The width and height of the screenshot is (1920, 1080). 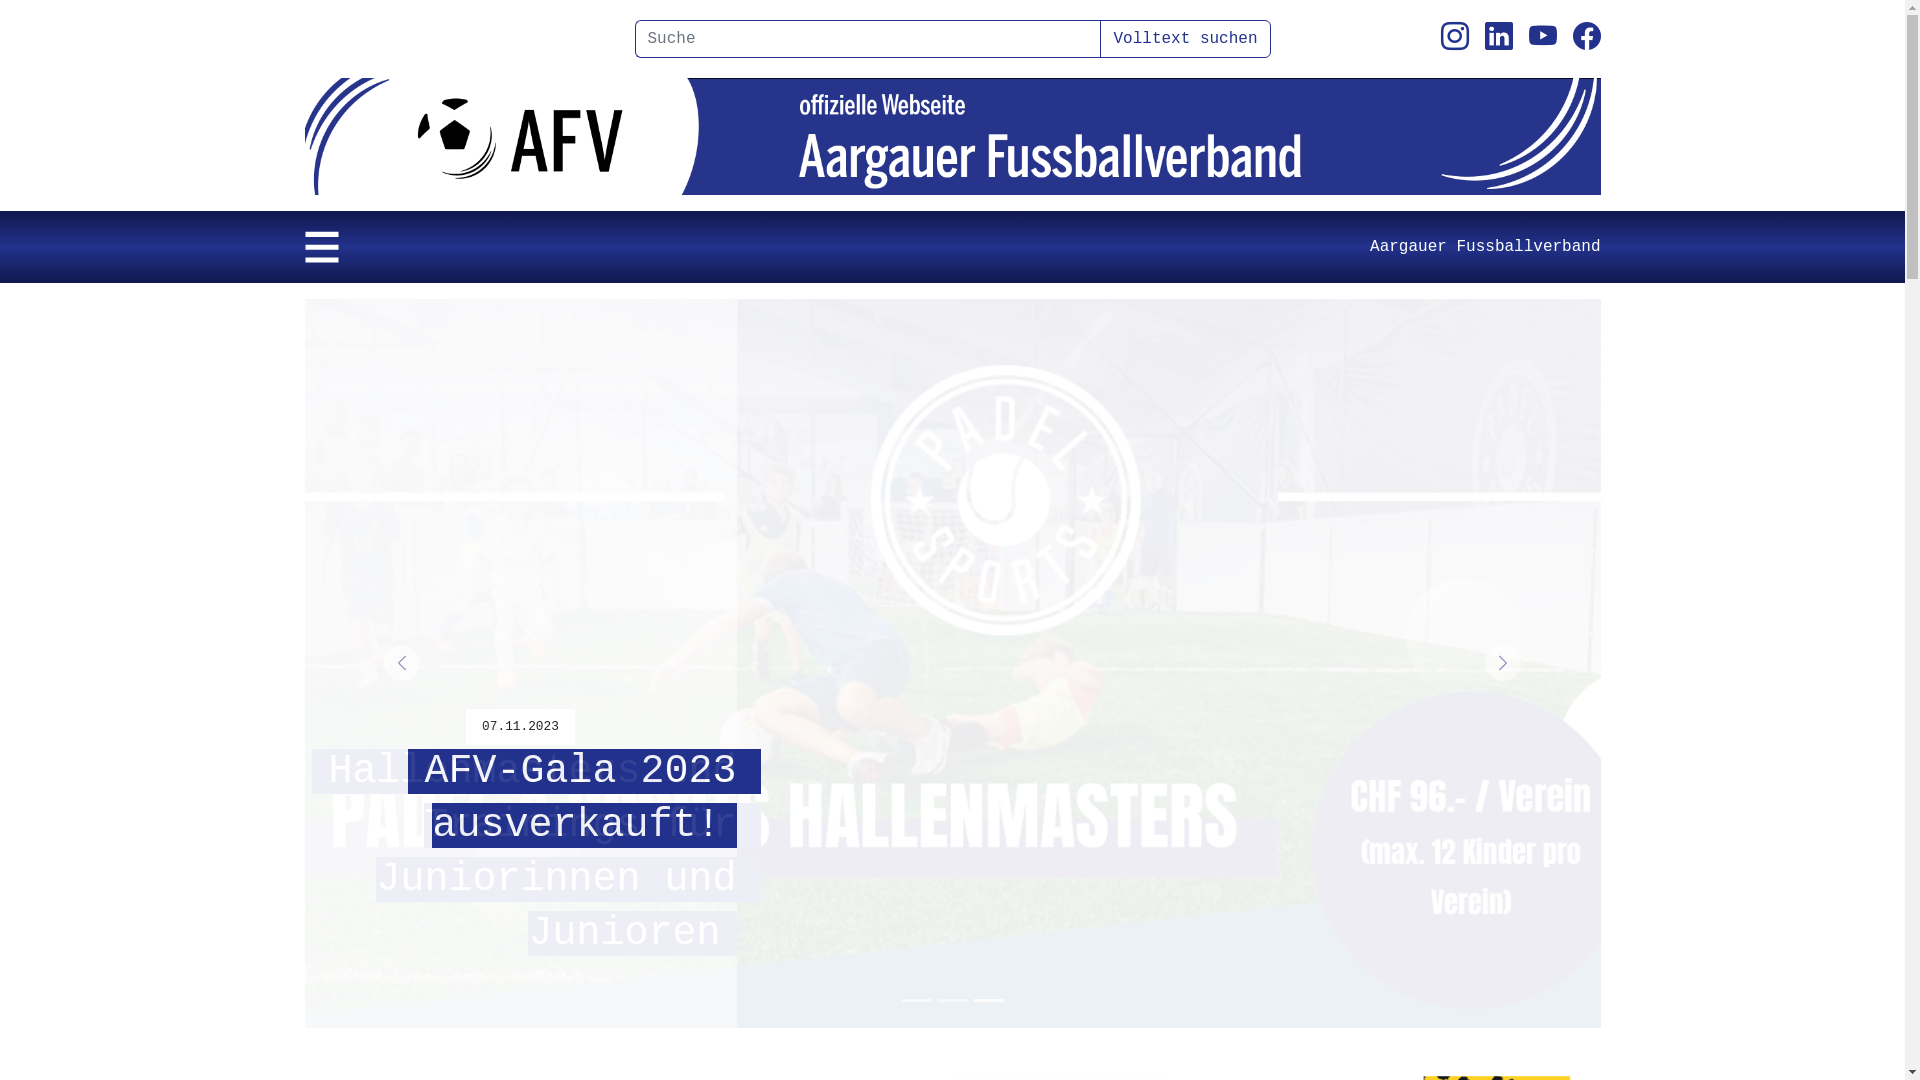 I want to click on 'Linkedin', so click(x=1497, y=38).